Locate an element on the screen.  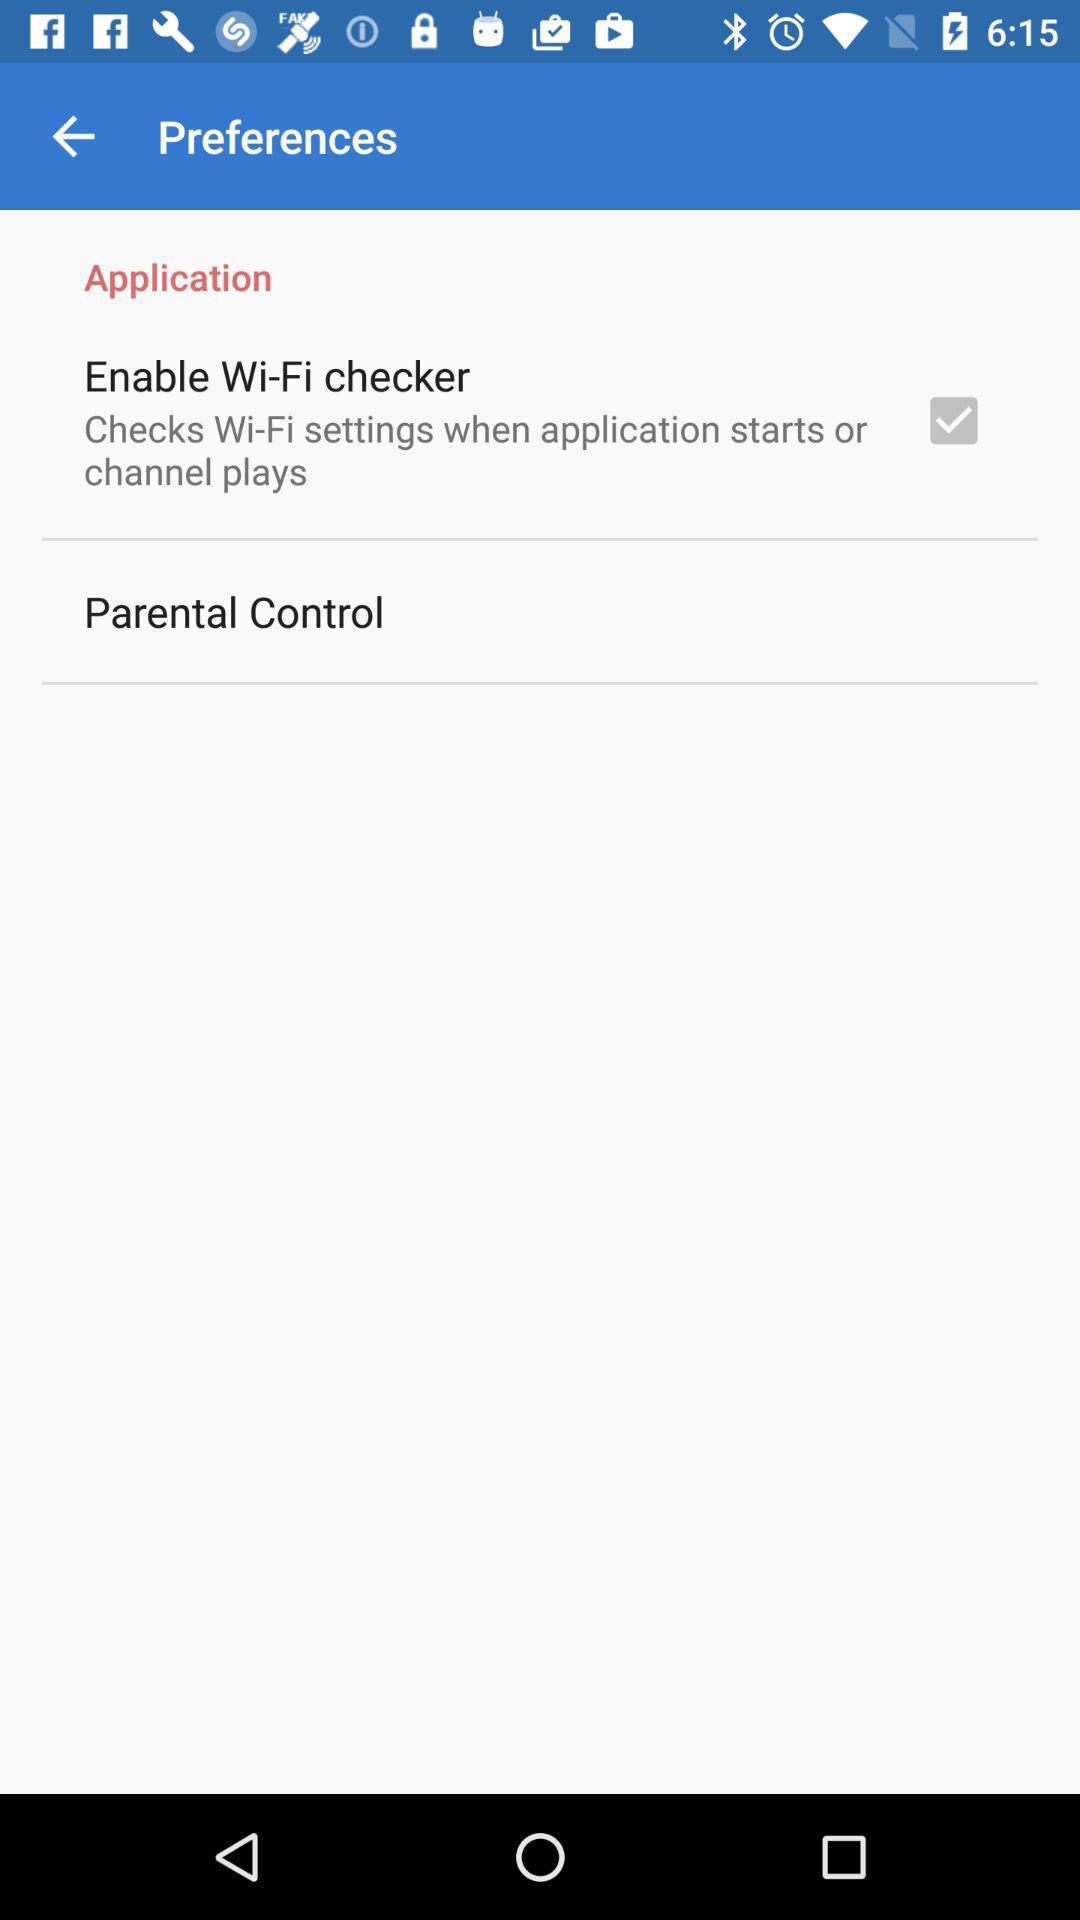
the item at the top right corner is located at coordinates (952, 419).